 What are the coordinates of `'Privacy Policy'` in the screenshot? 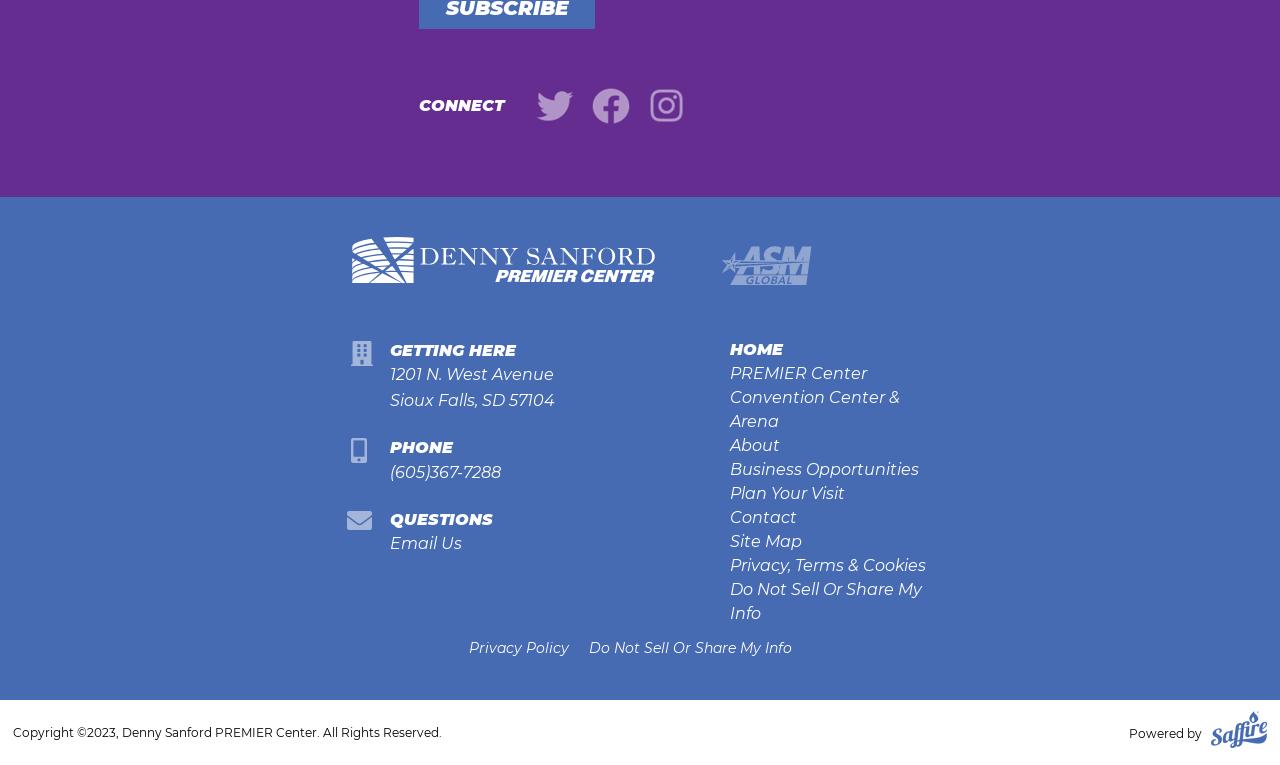 It's located at (518, 648).